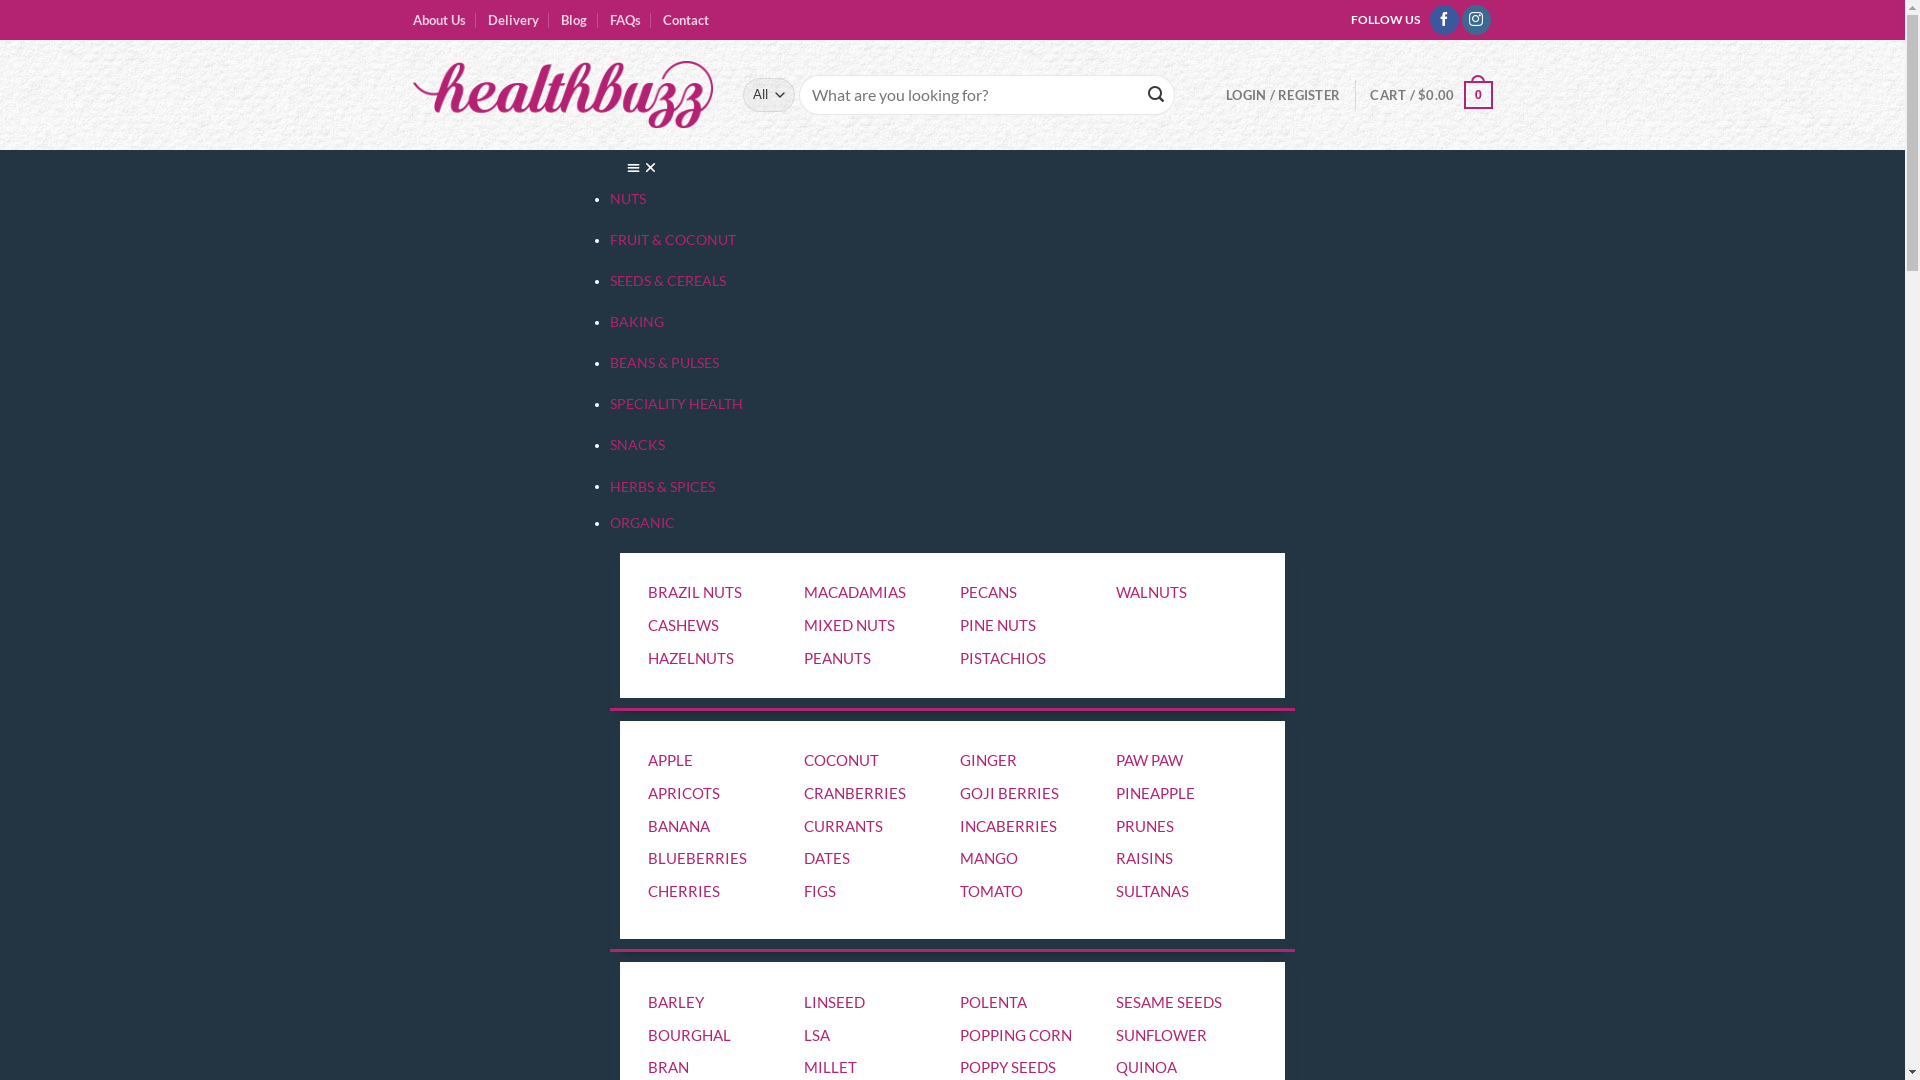 The height and width of the screenshot is (1080, 1920). I want to click on 'BAKING', so click(608, 320).